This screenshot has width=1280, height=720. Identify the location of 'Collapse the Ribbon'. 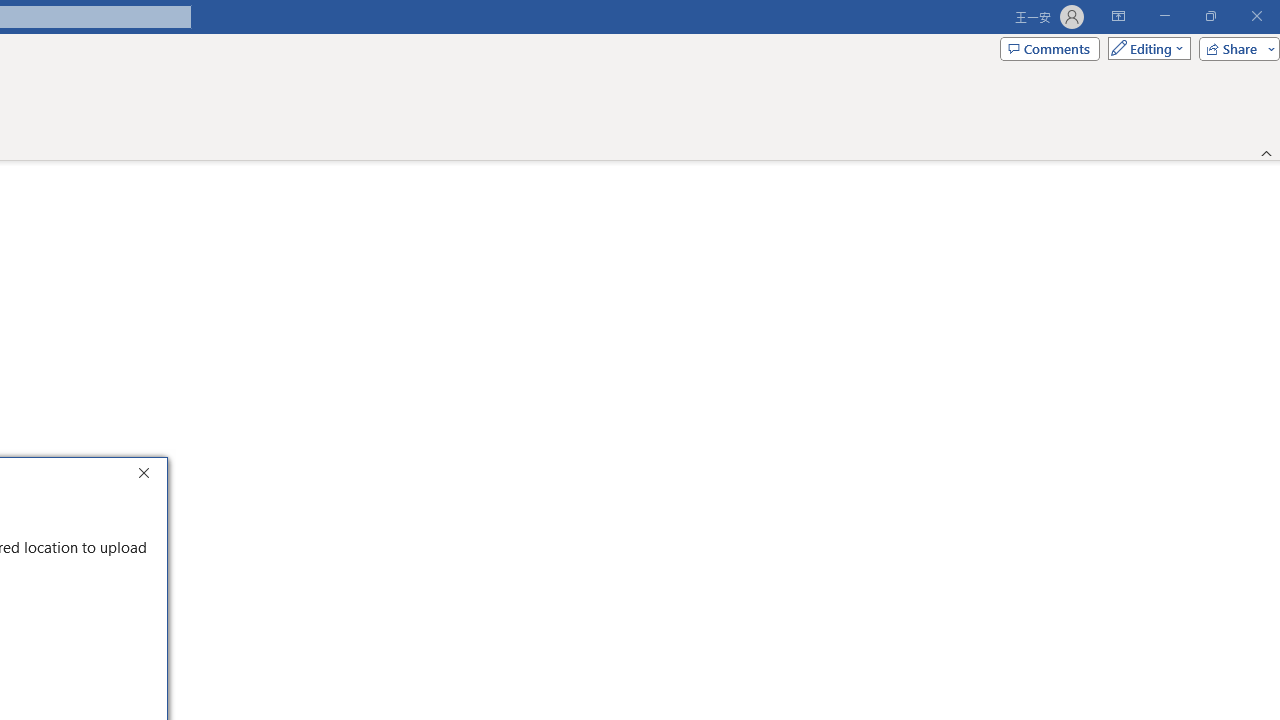
(1266, 152).